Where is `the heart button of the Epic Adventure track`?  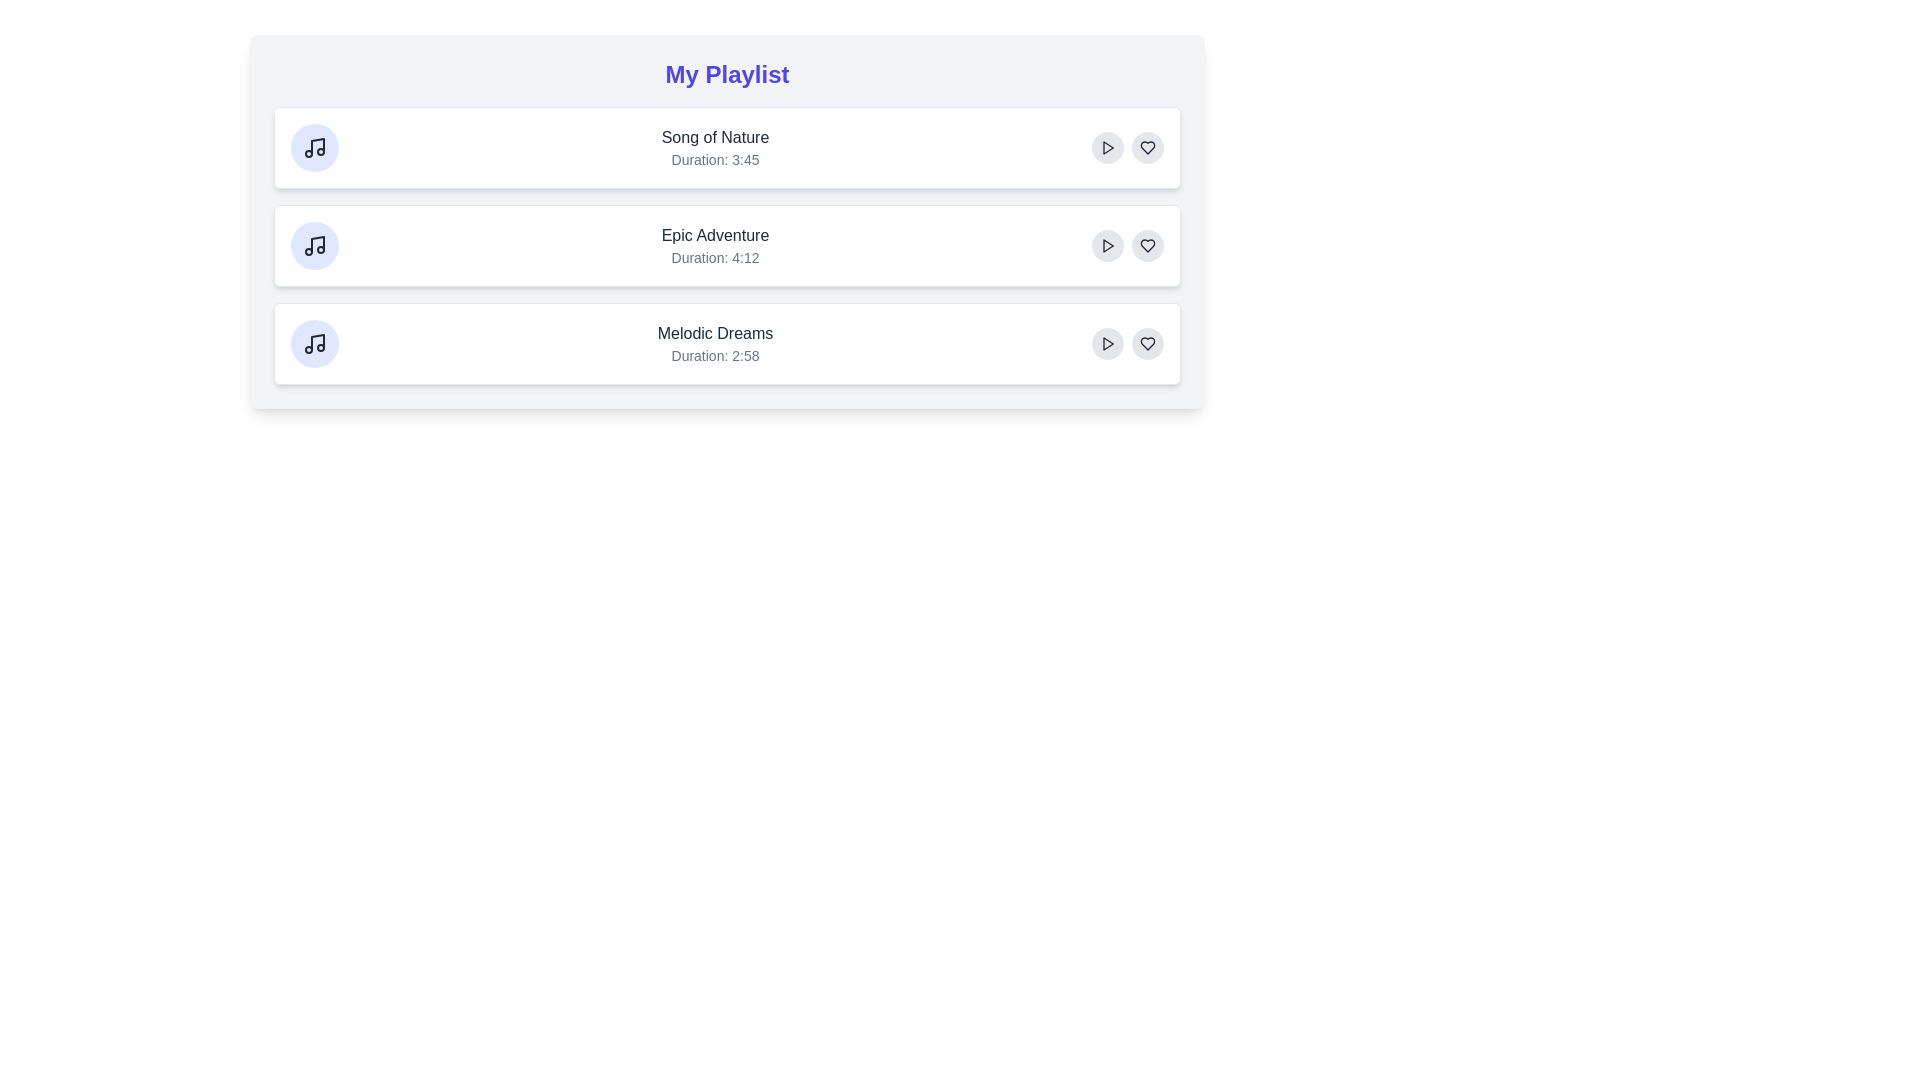
the heart button of the Epic Adventure track is located at coordinates (1147, 245).